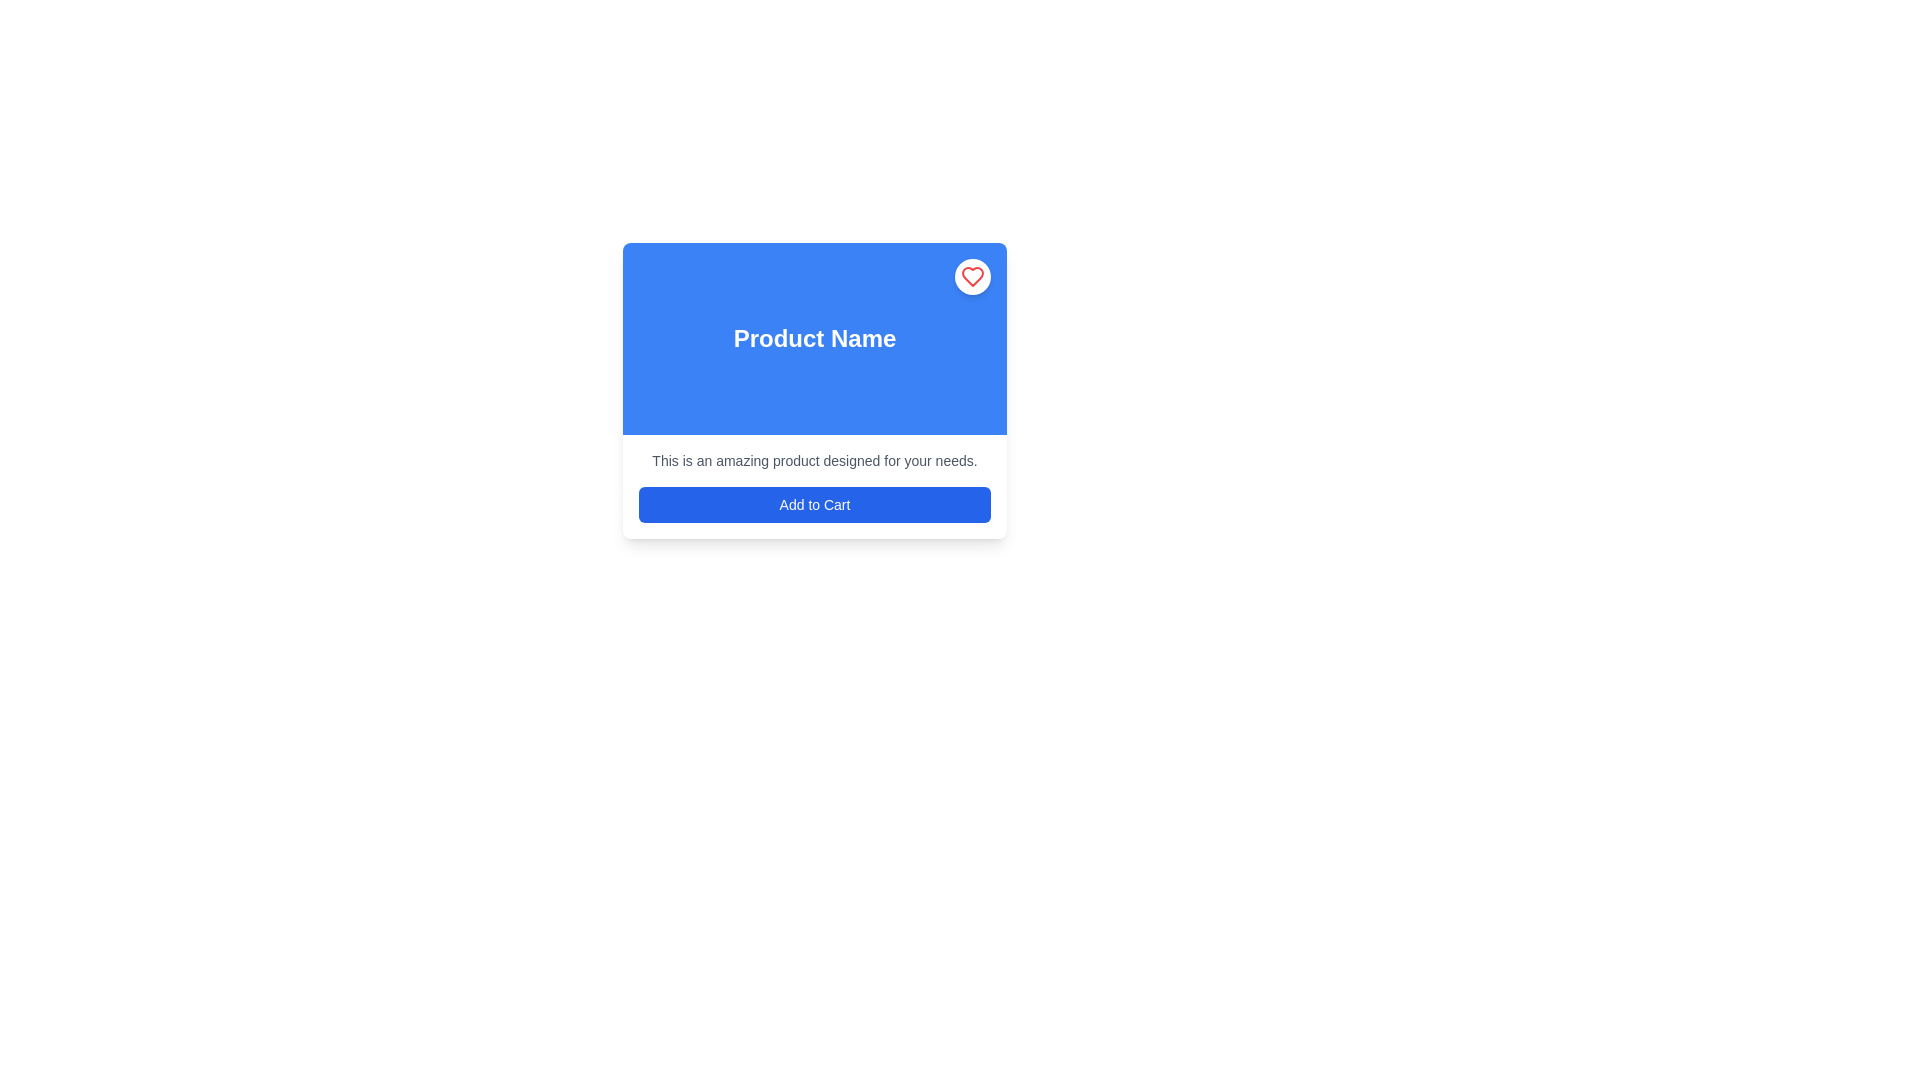  What do you see at coordinates (973, 277) in the screenshot?
I see `the favorite icon located at the top-right corner of the blue card interface labeled 'Product Name' to interact with the feature it represents` at bounding box center [973, 277].